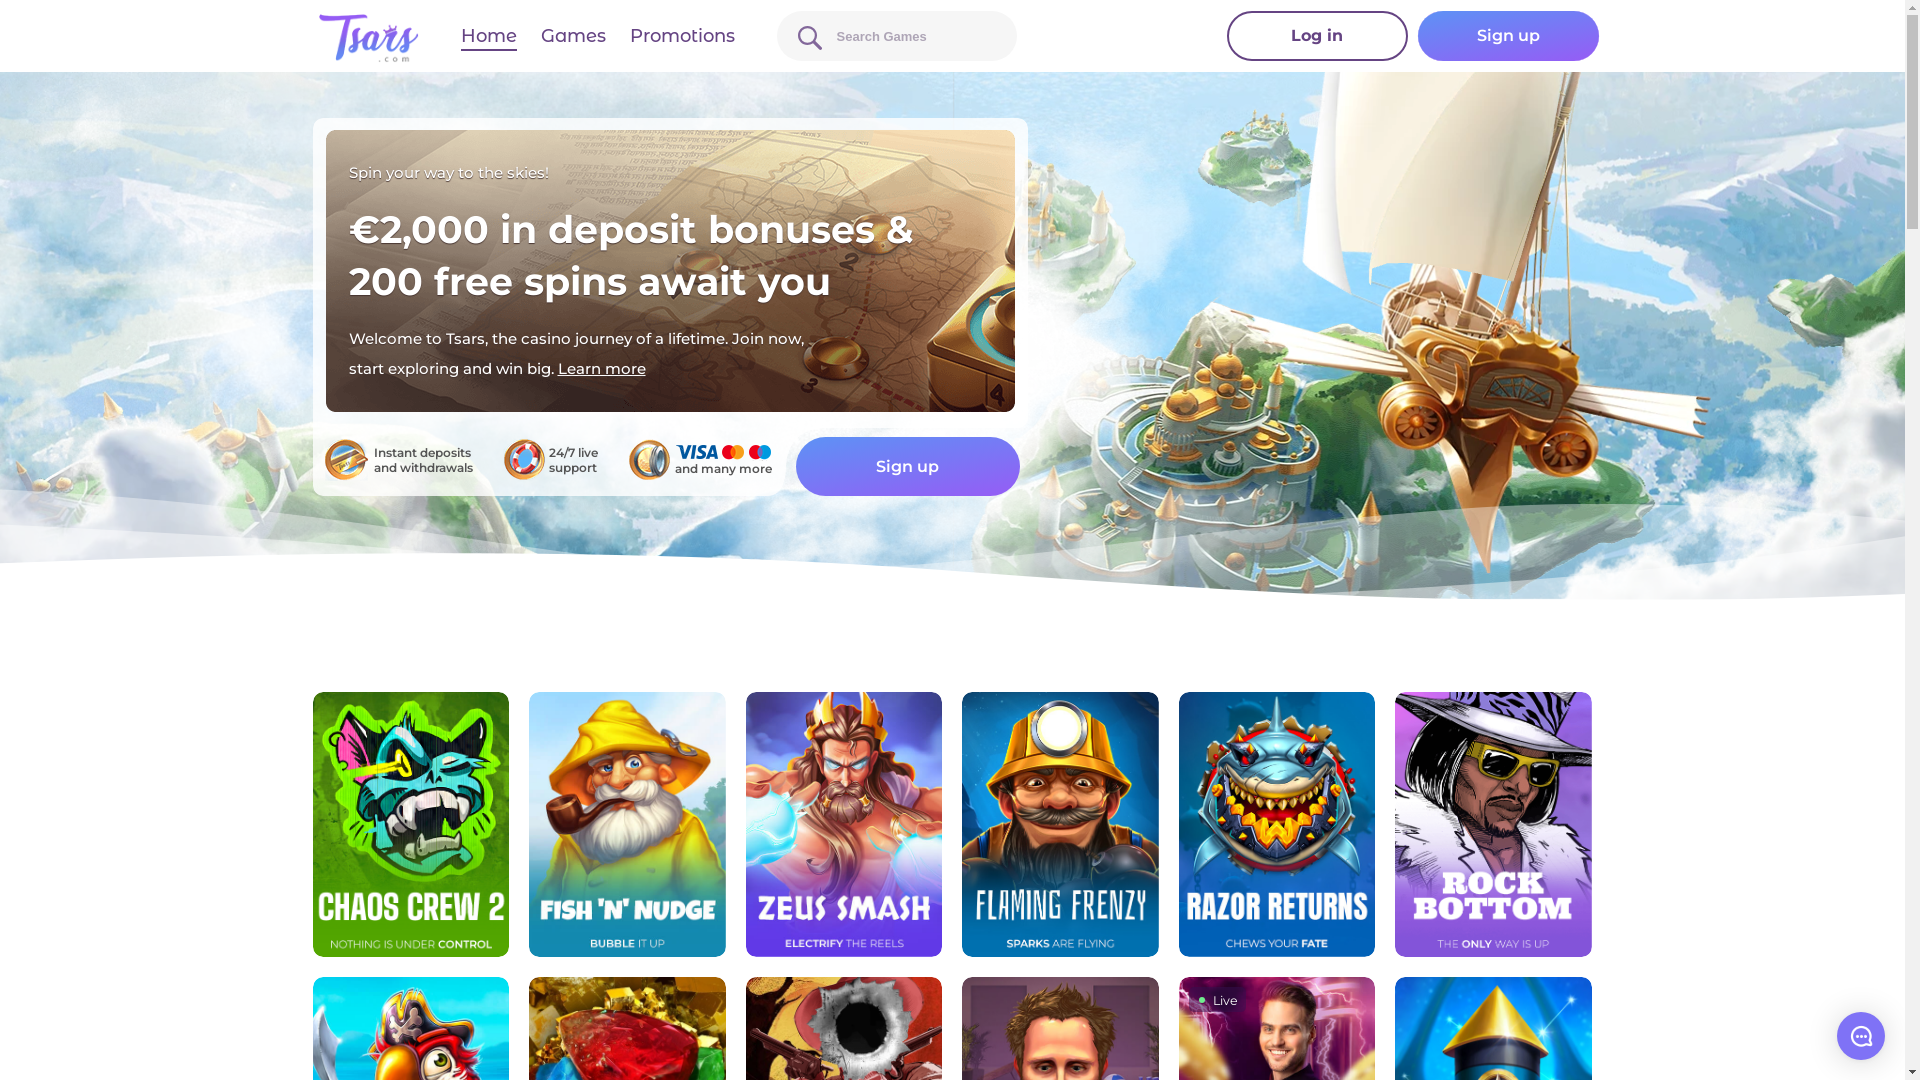  Describe the element at coordinates (368, 38) in the screenshot. I see `'tsars.com'` at that location.